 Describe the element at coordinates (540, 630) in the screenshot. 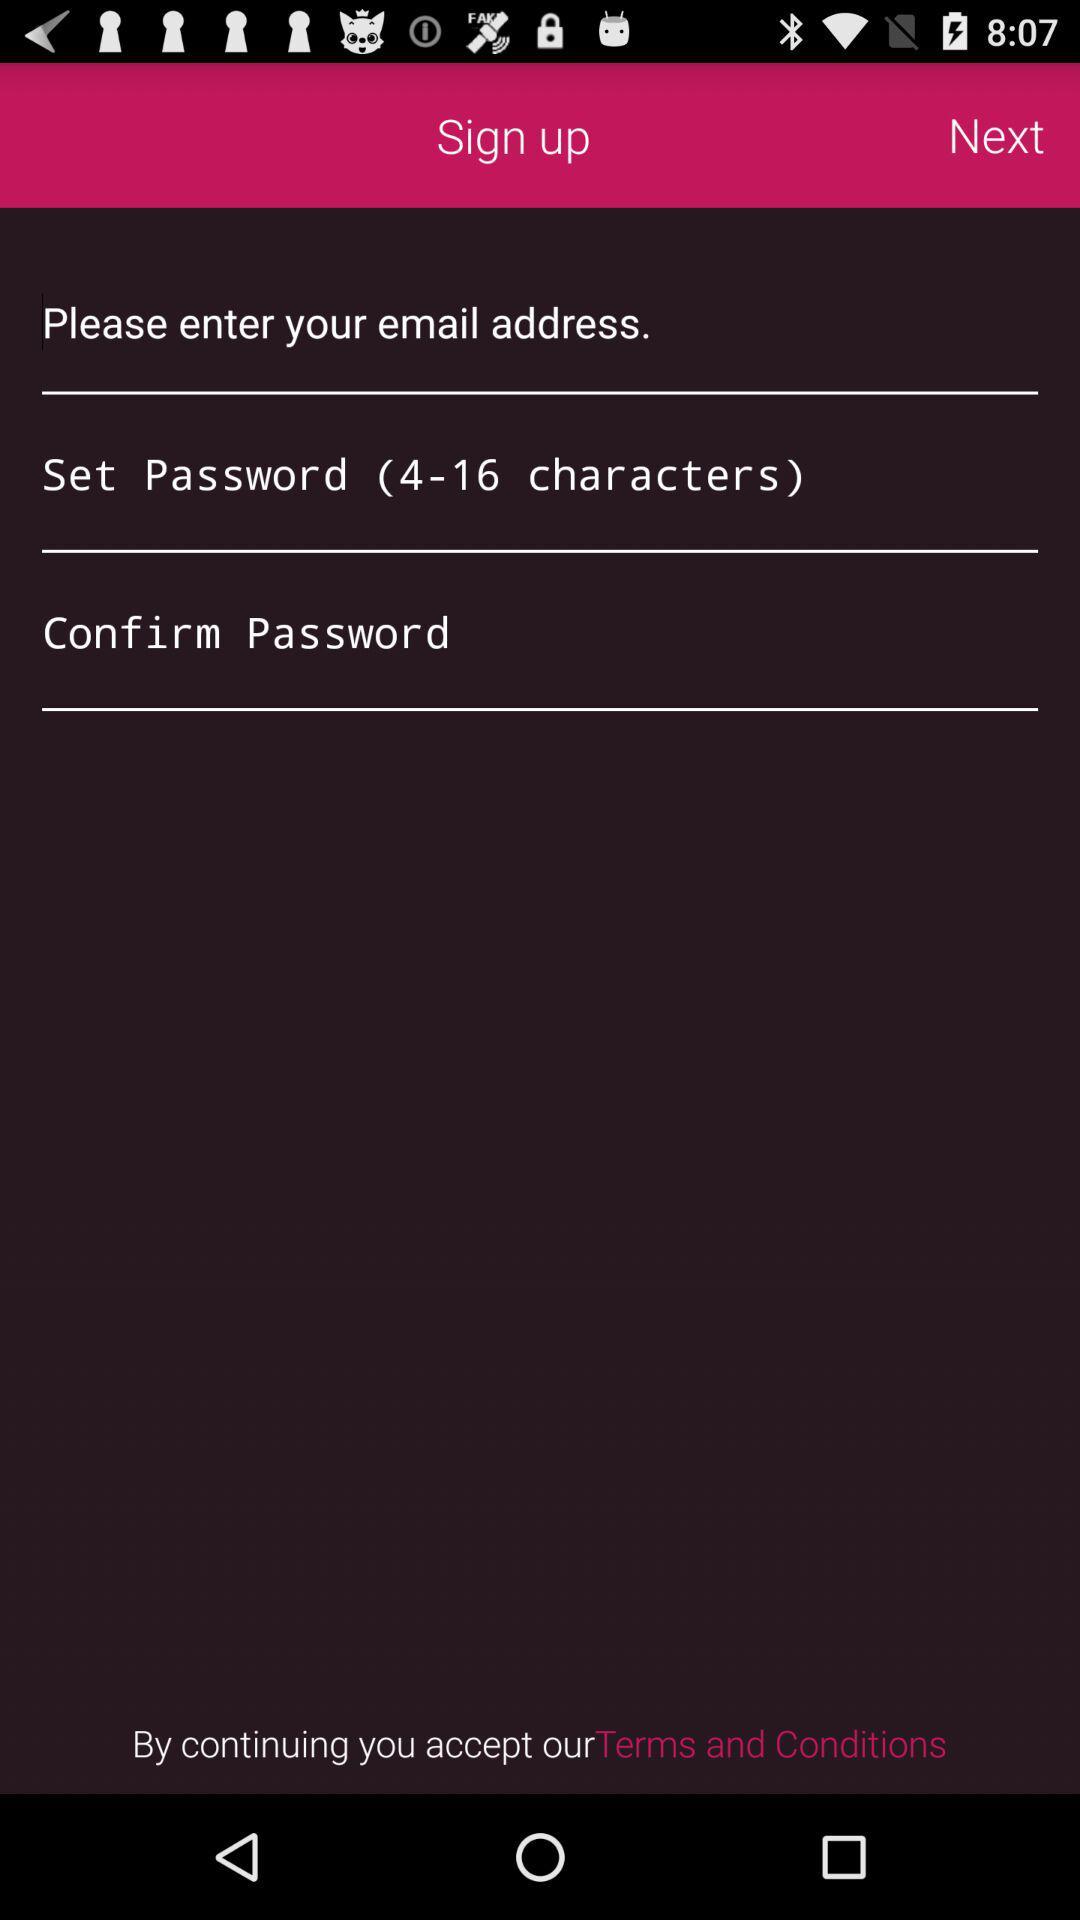

I see `password check` at that location.